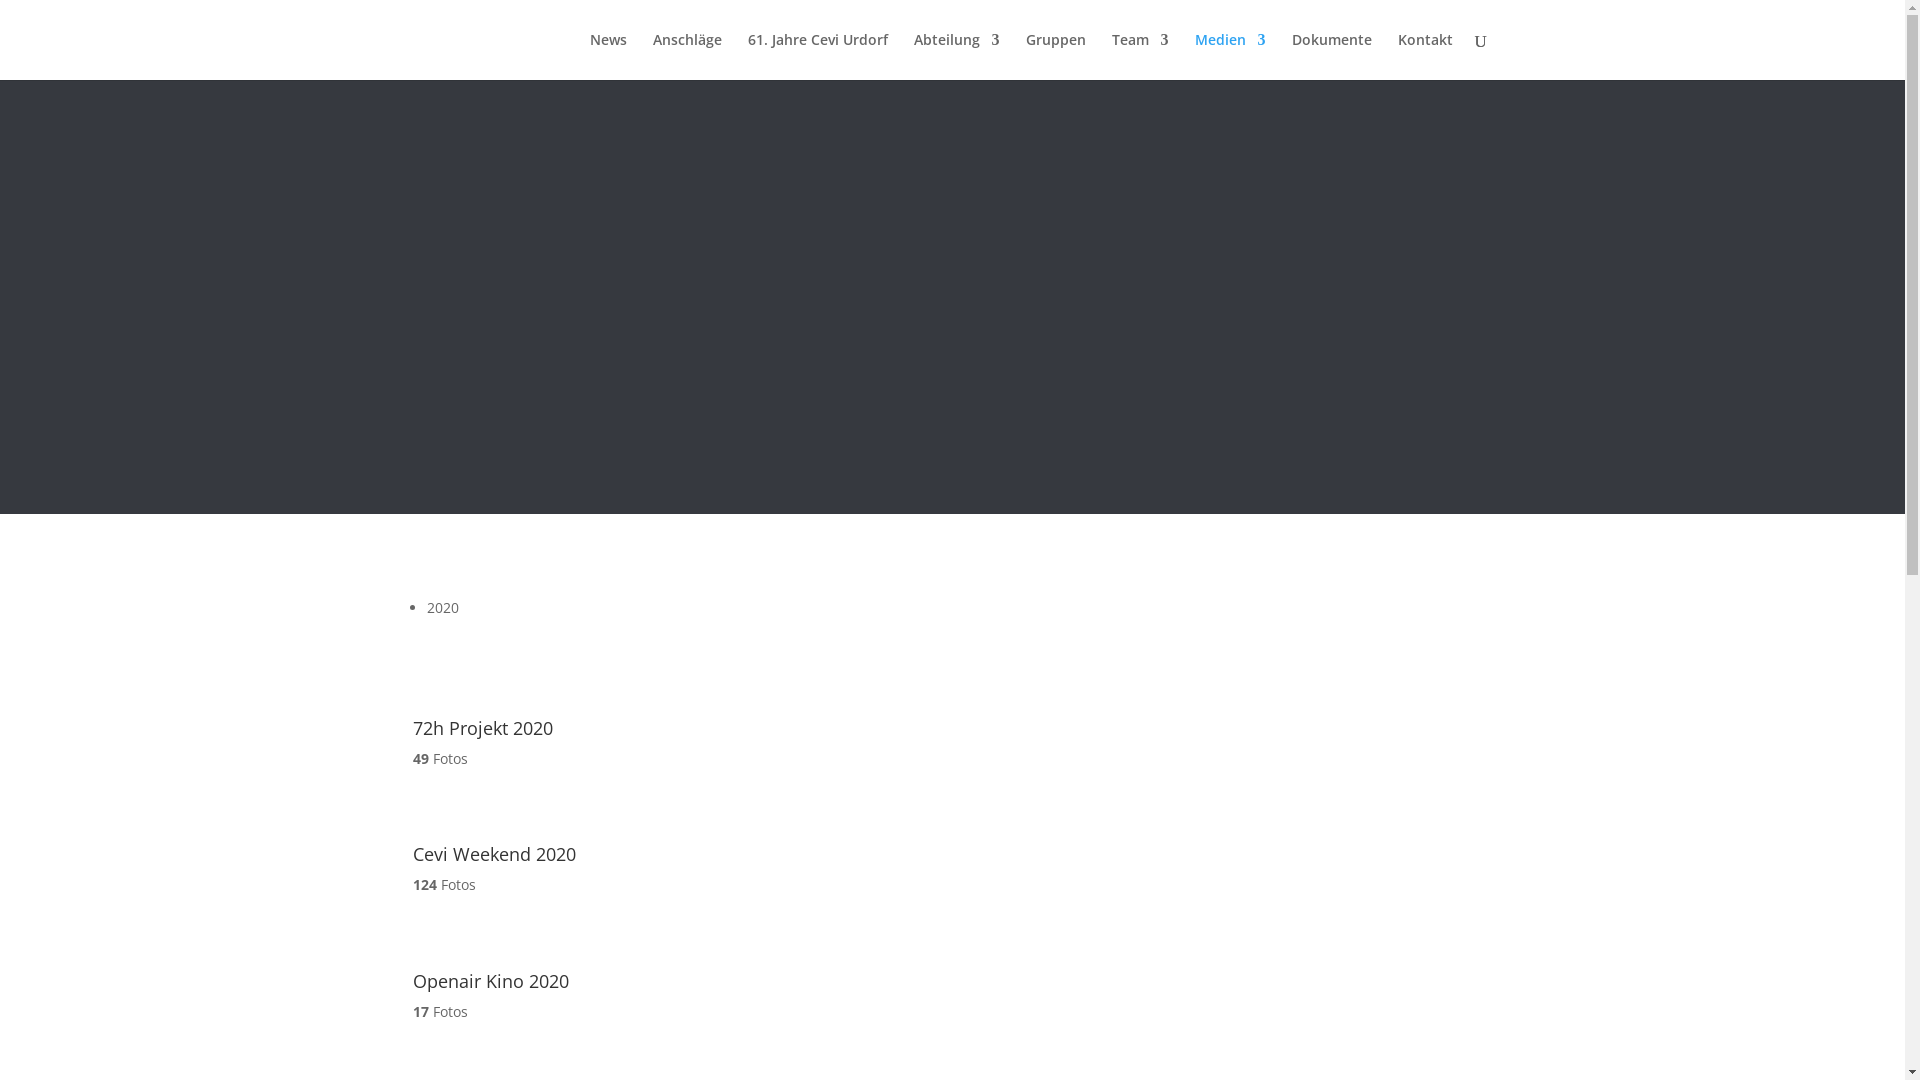  I want to click on 'Medien', so click(1228, 55).